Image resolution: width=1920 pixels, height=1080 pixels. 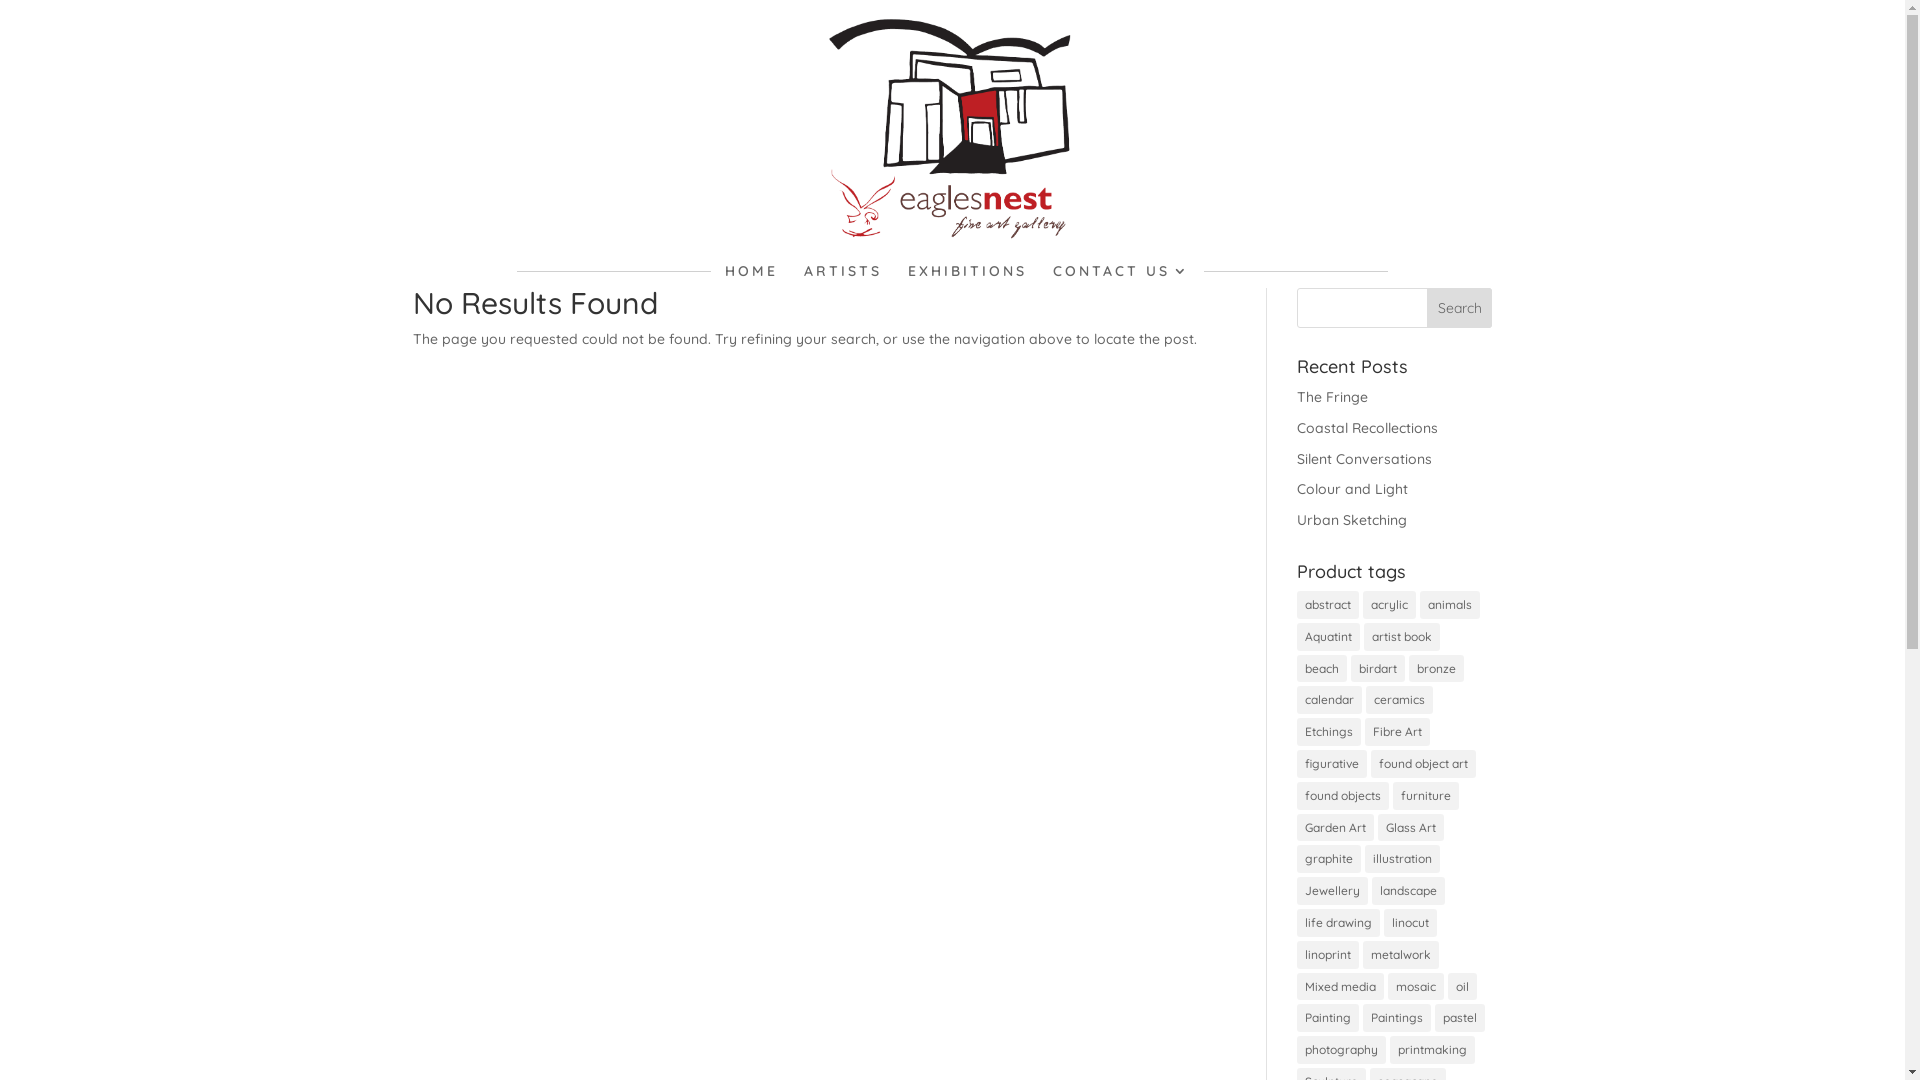 What do you see at coordinates (1425, 308) in the screenshot?
I see `'Search'` at bounding box center [1425, 308].